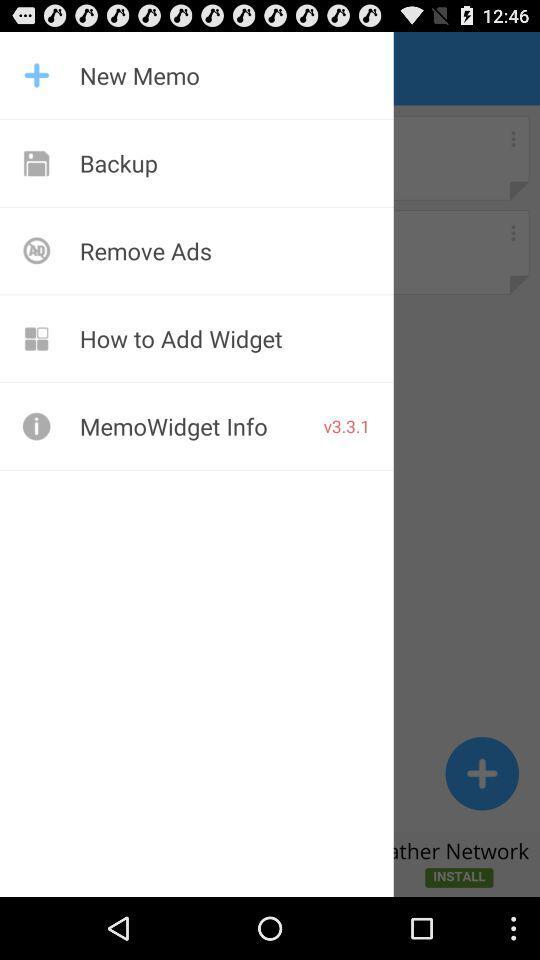 The image size is (540, 960). I want to click on the add icon, so click(481, 828).